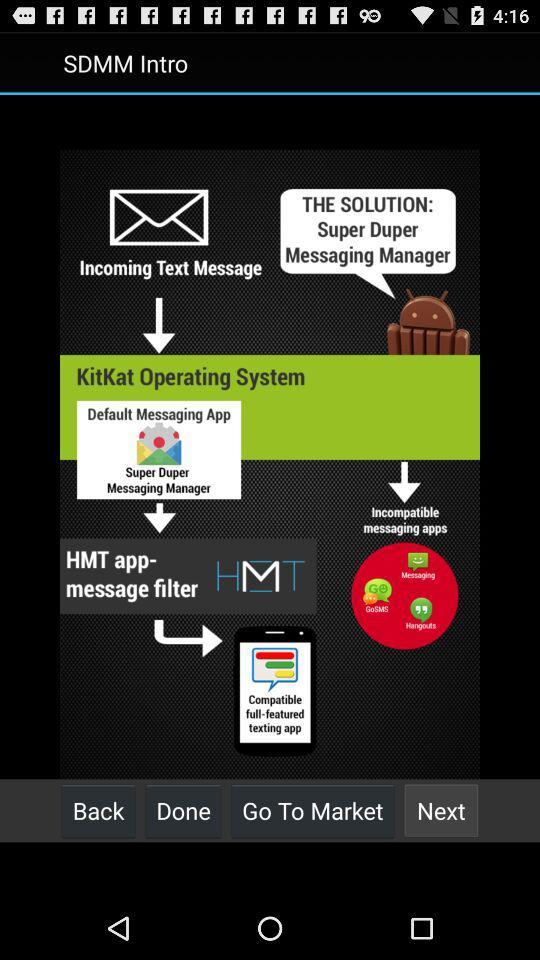 This screenshot has width=540, height=960. Describe the element at coordinates (312, 810) in the screenshot. I see `button to the right of done item` at that location.